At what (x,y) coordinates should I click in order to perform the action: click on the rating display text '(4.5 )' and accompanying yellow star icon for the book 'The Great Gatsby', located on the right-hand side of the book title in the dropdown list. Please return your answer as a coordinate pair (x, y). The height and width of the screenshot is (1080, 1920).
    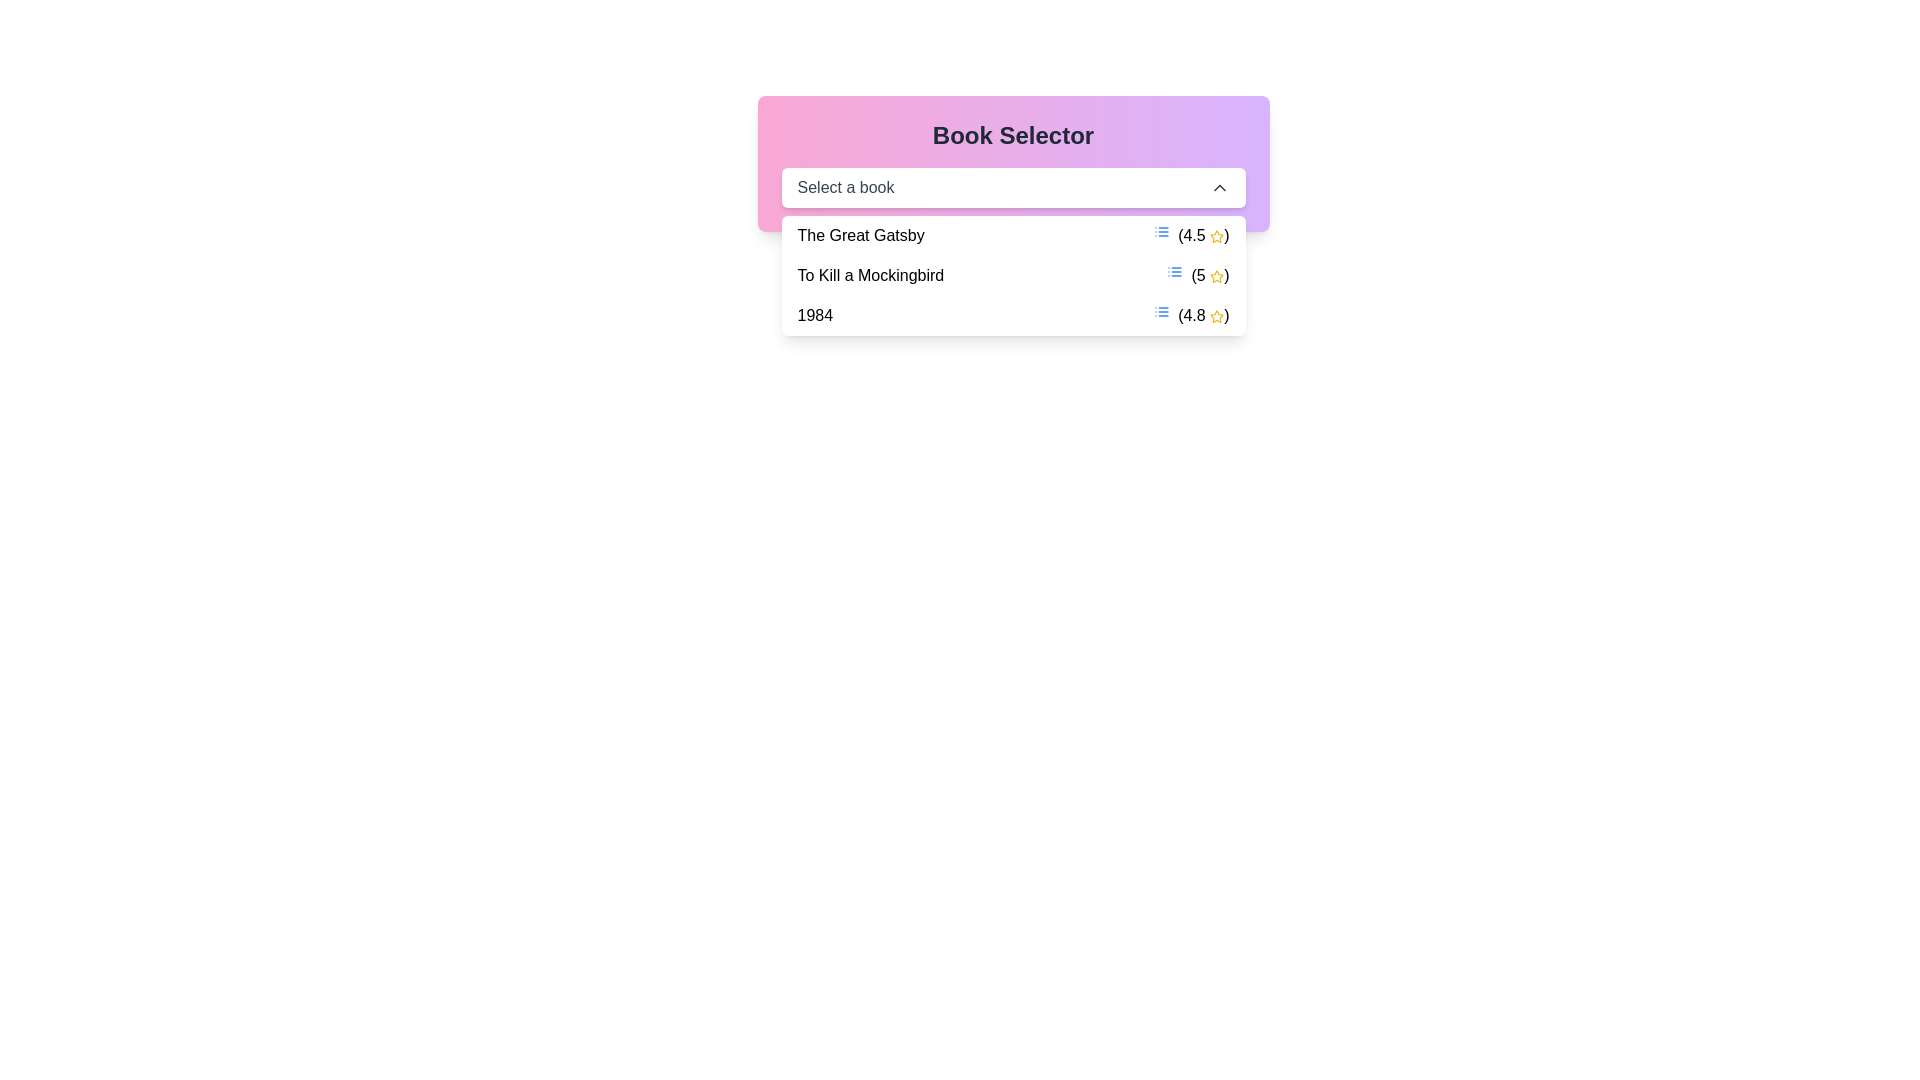
    Looking at the image, I should click on (1190, 234).